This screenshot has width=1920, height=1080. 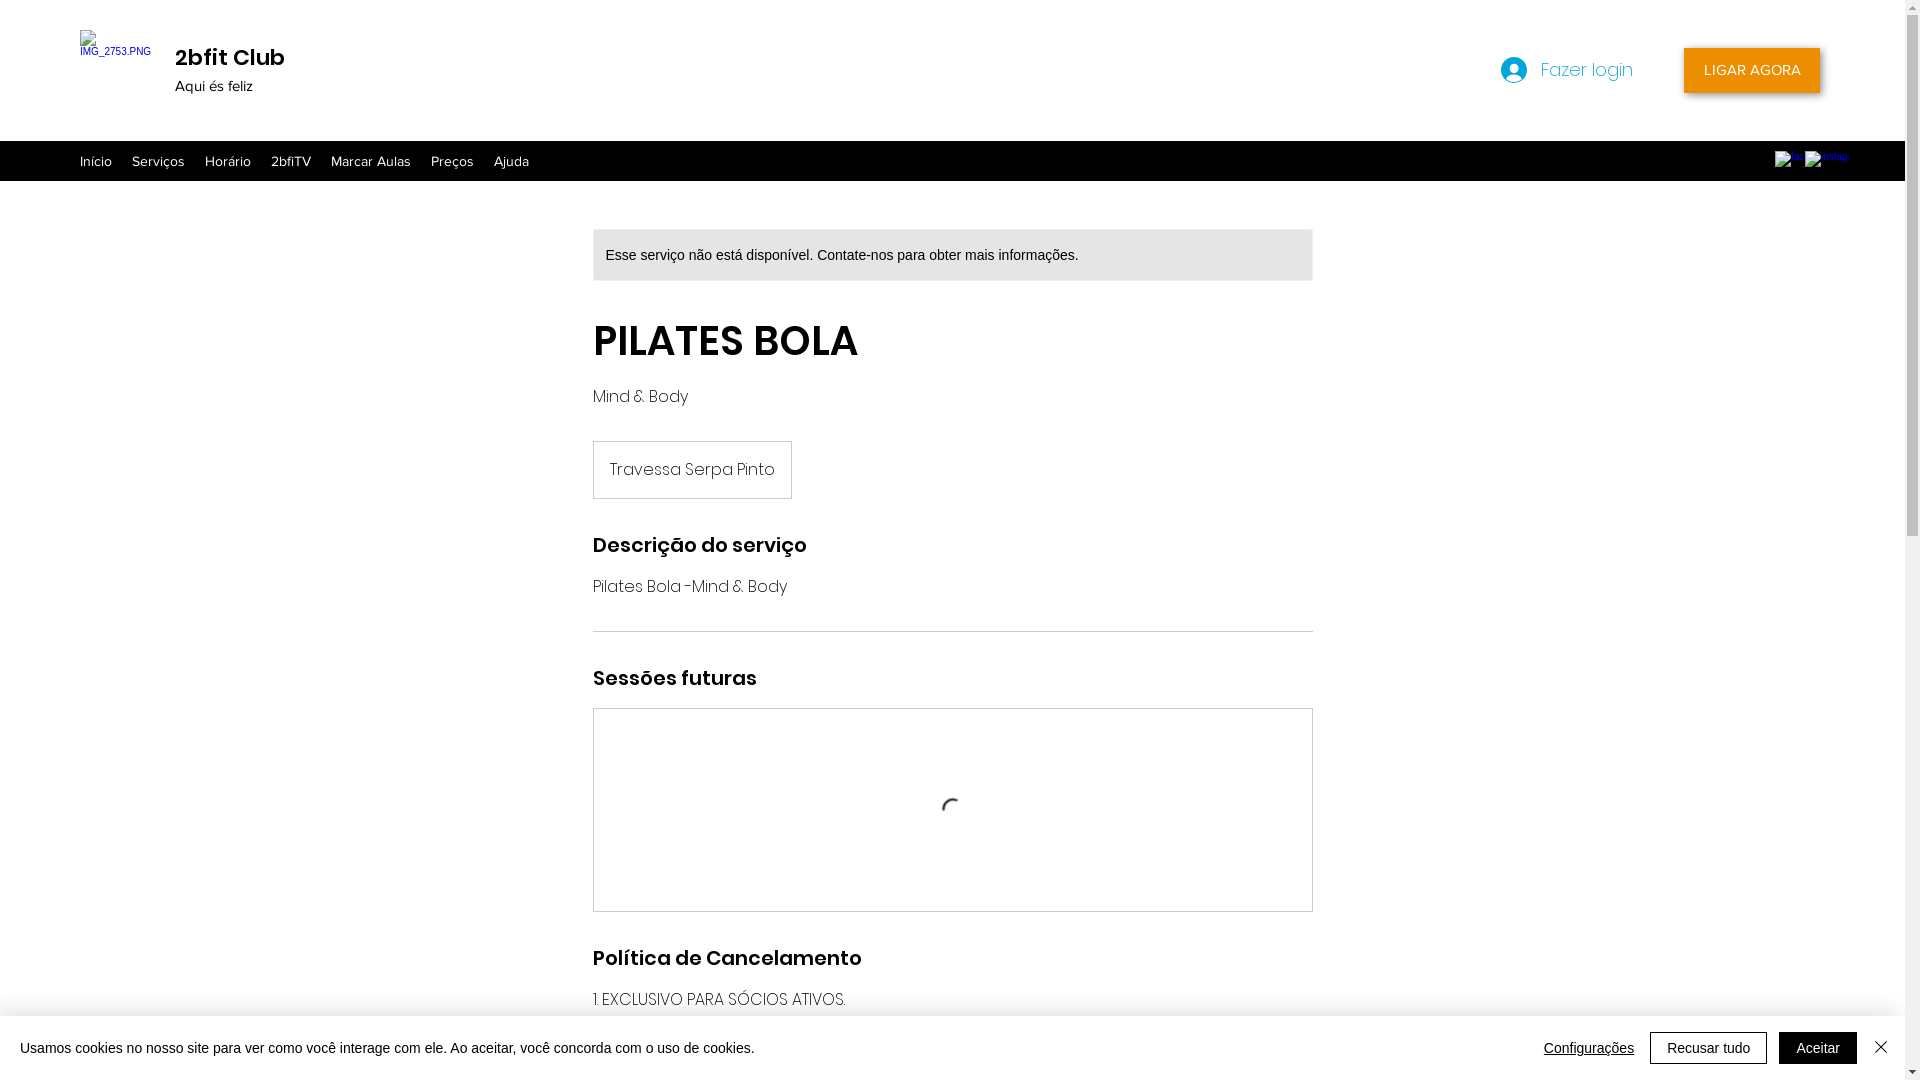 What do you see at coordinates (1554, 68) in the screenshot?
I see `'Fazer login'` at bounding box center [1554, 68].